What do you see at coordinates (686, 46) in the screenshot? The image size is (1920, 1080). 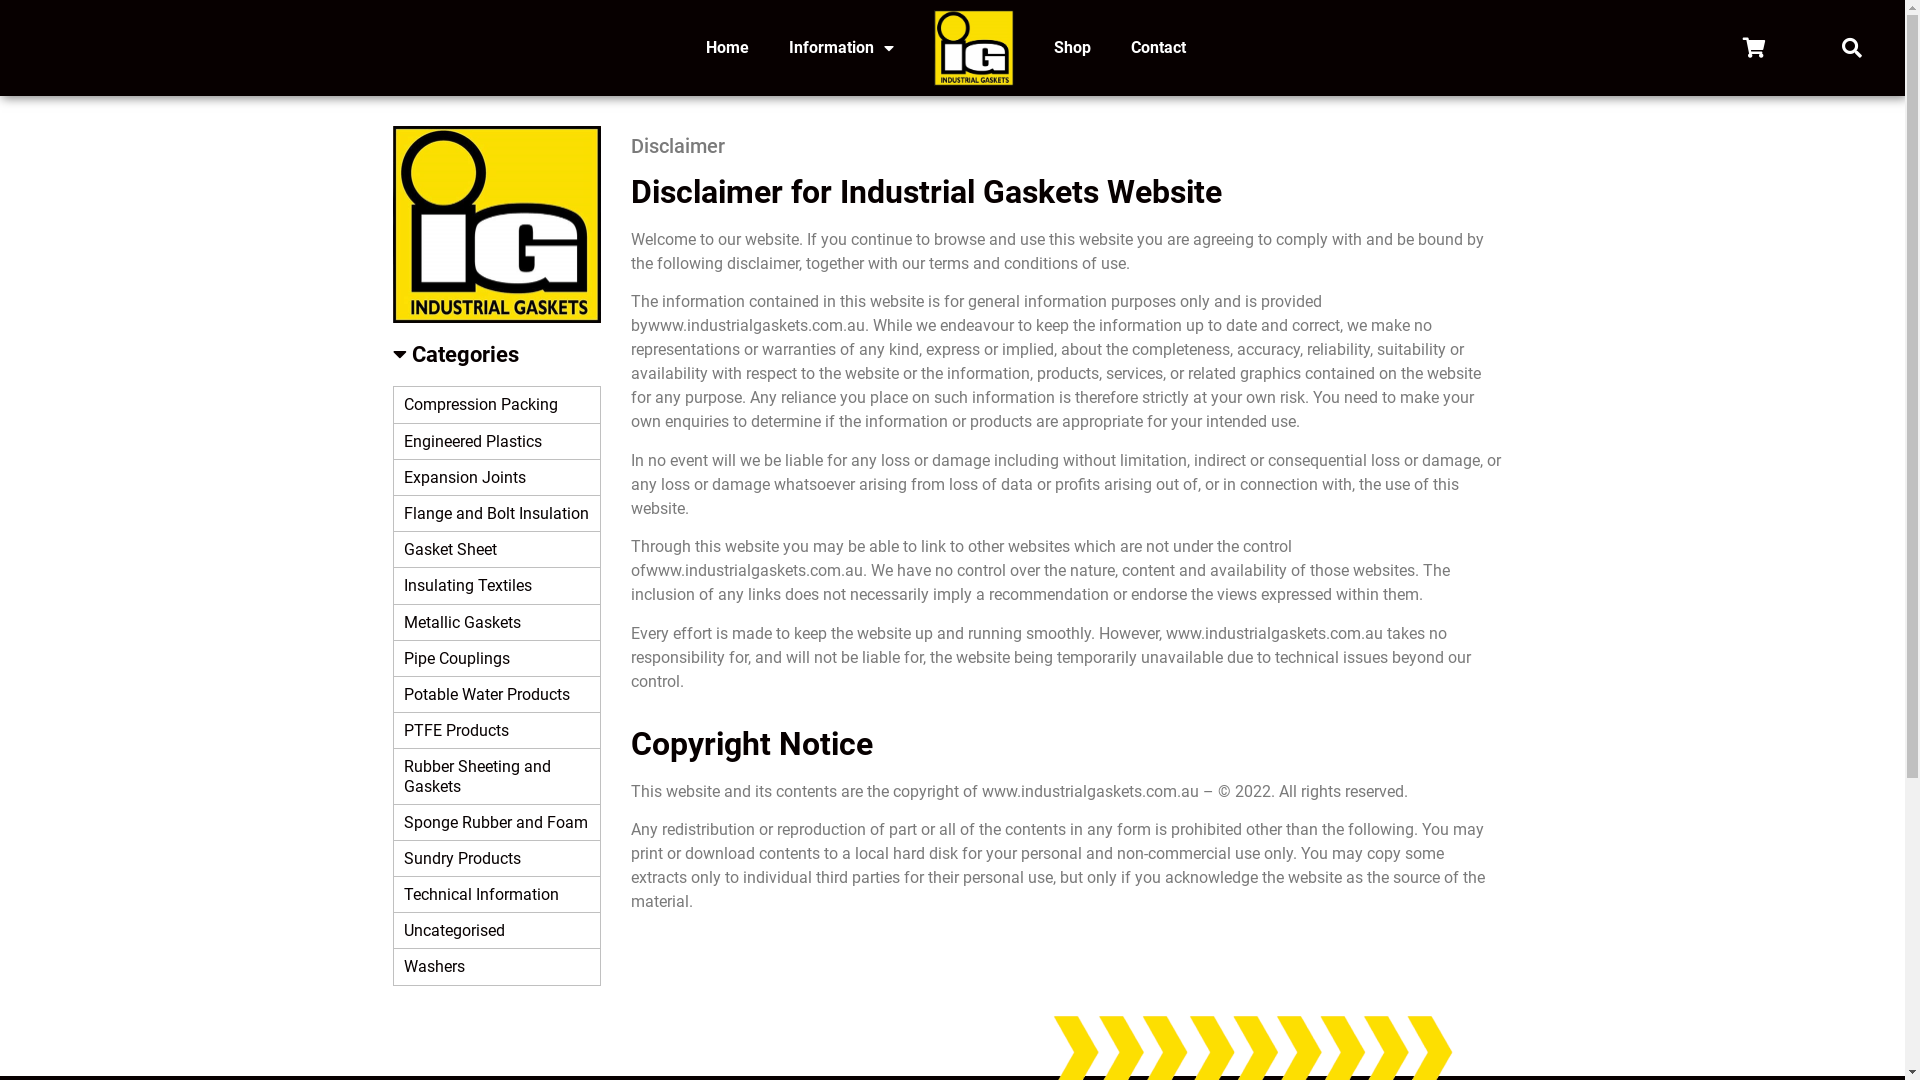 I see `'Home'` at bounding box center [686, 46].